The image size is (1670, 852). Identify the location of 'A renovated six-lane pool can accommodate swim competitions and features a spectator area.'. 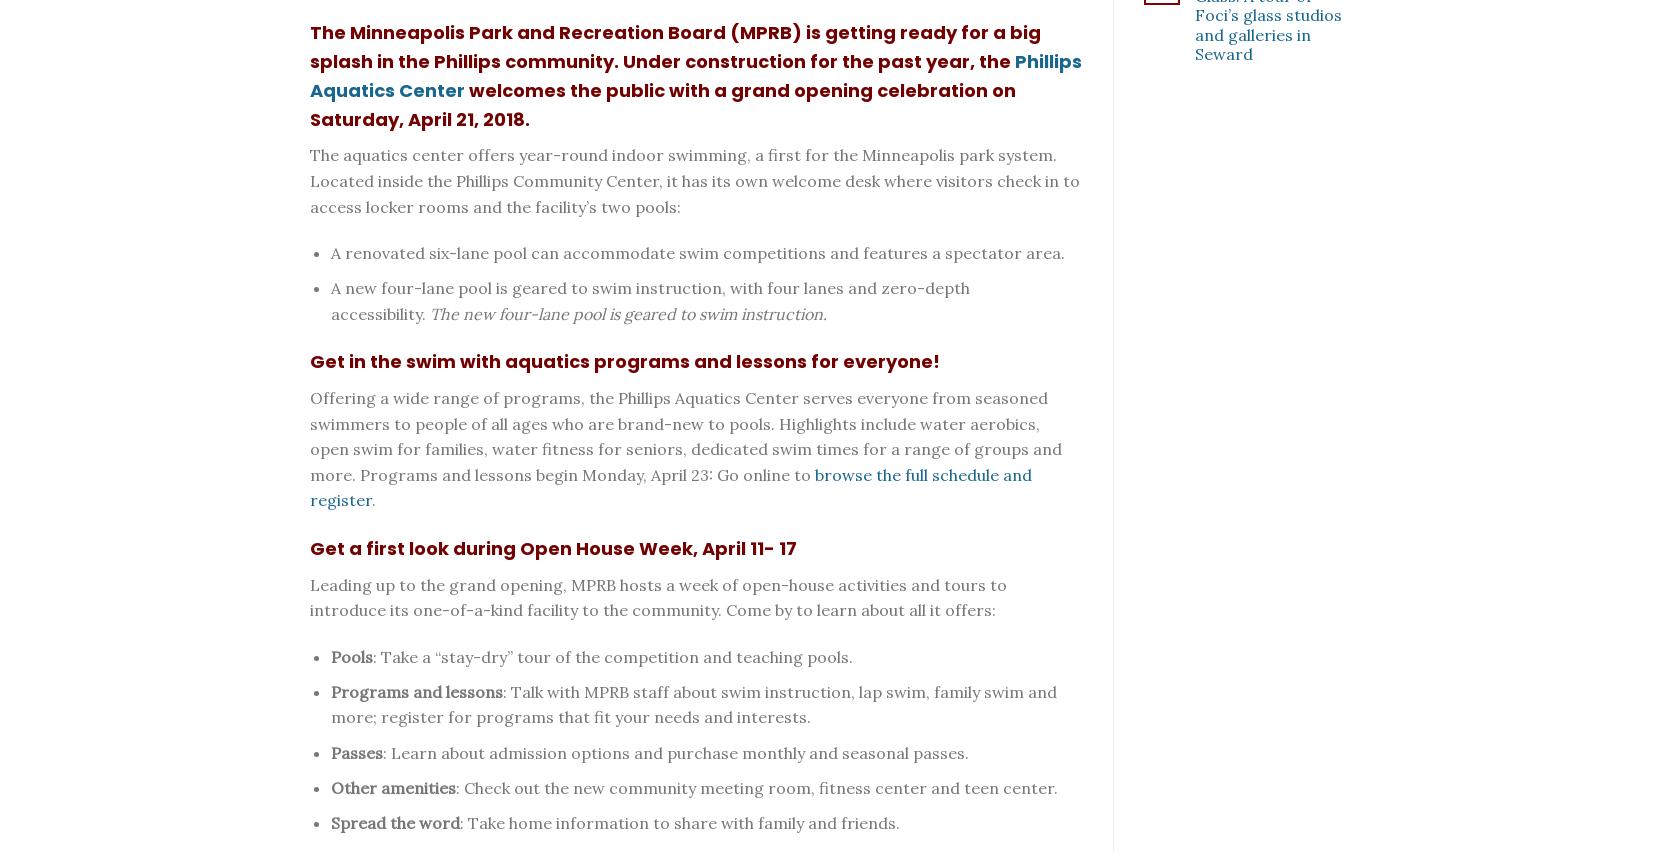
(697, 252).